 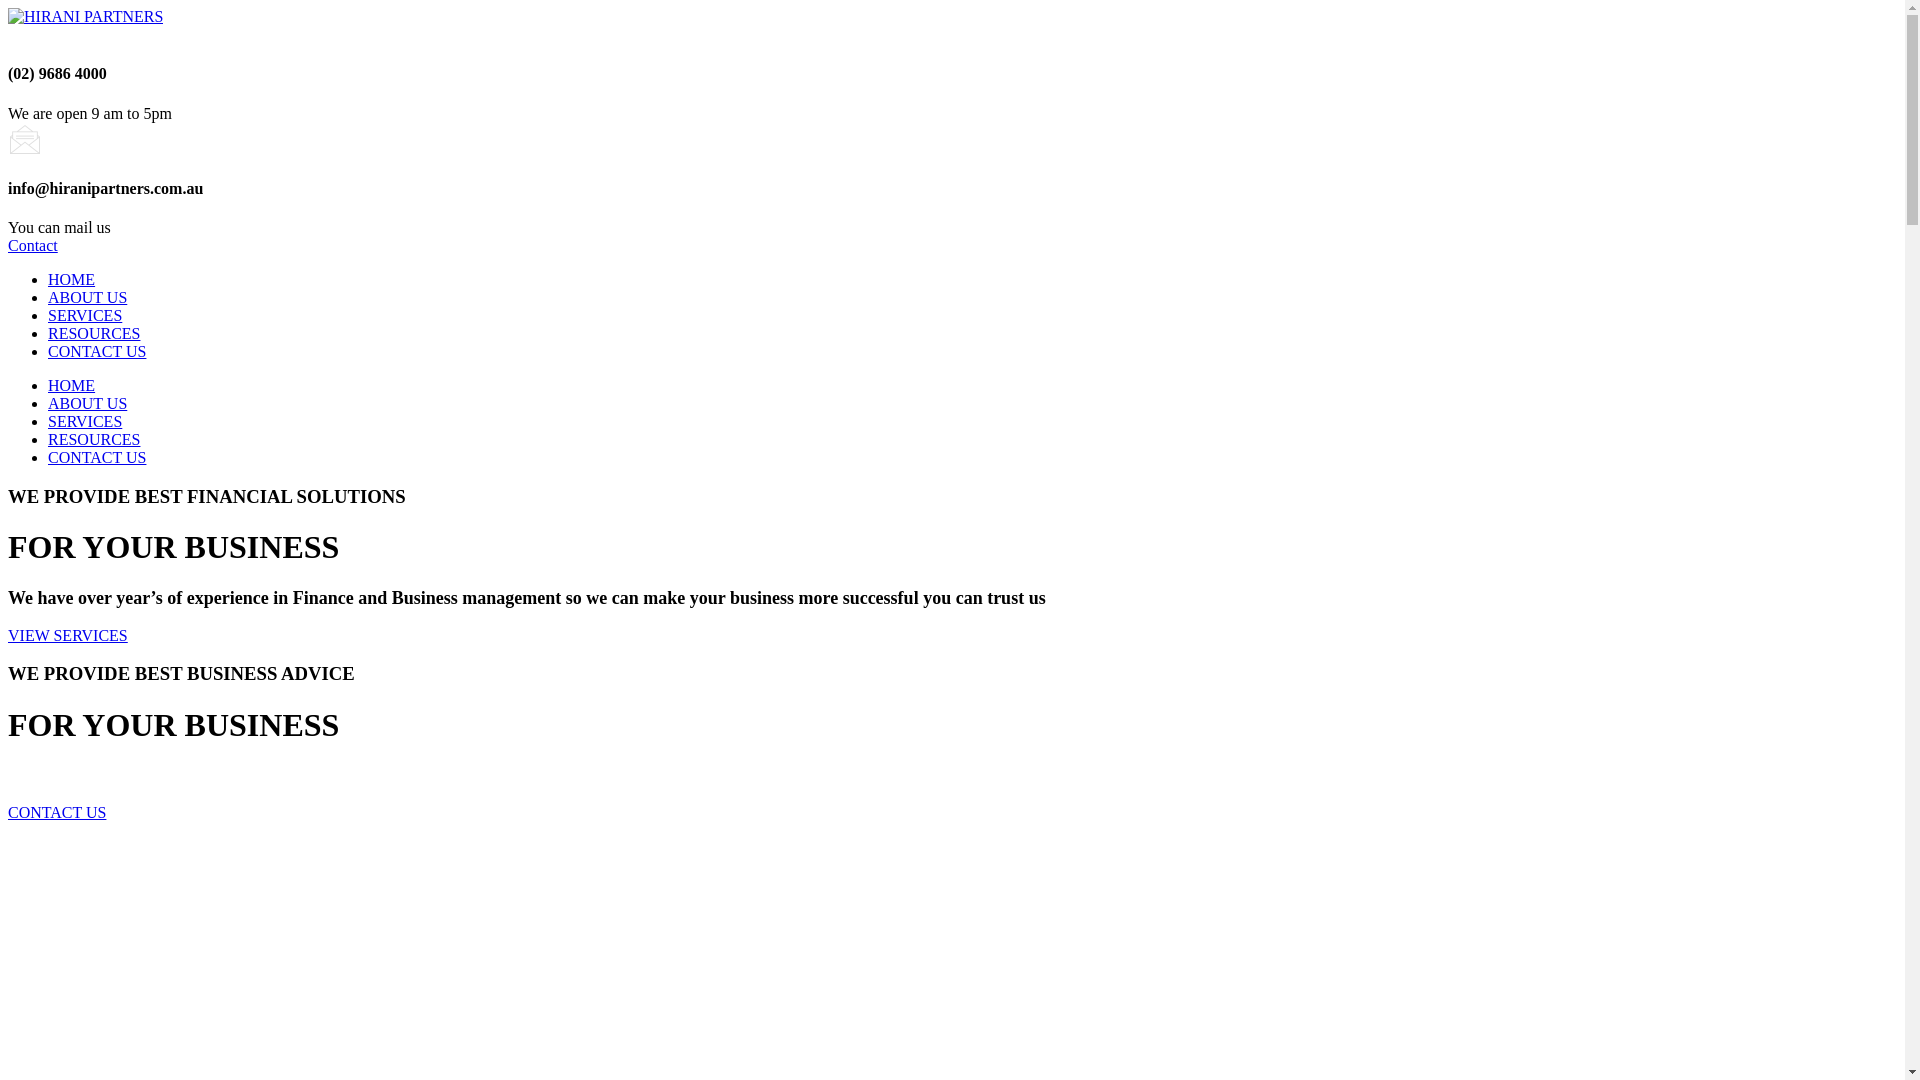 I want to click on 'RESOURCES', so click(x=48, y=438).